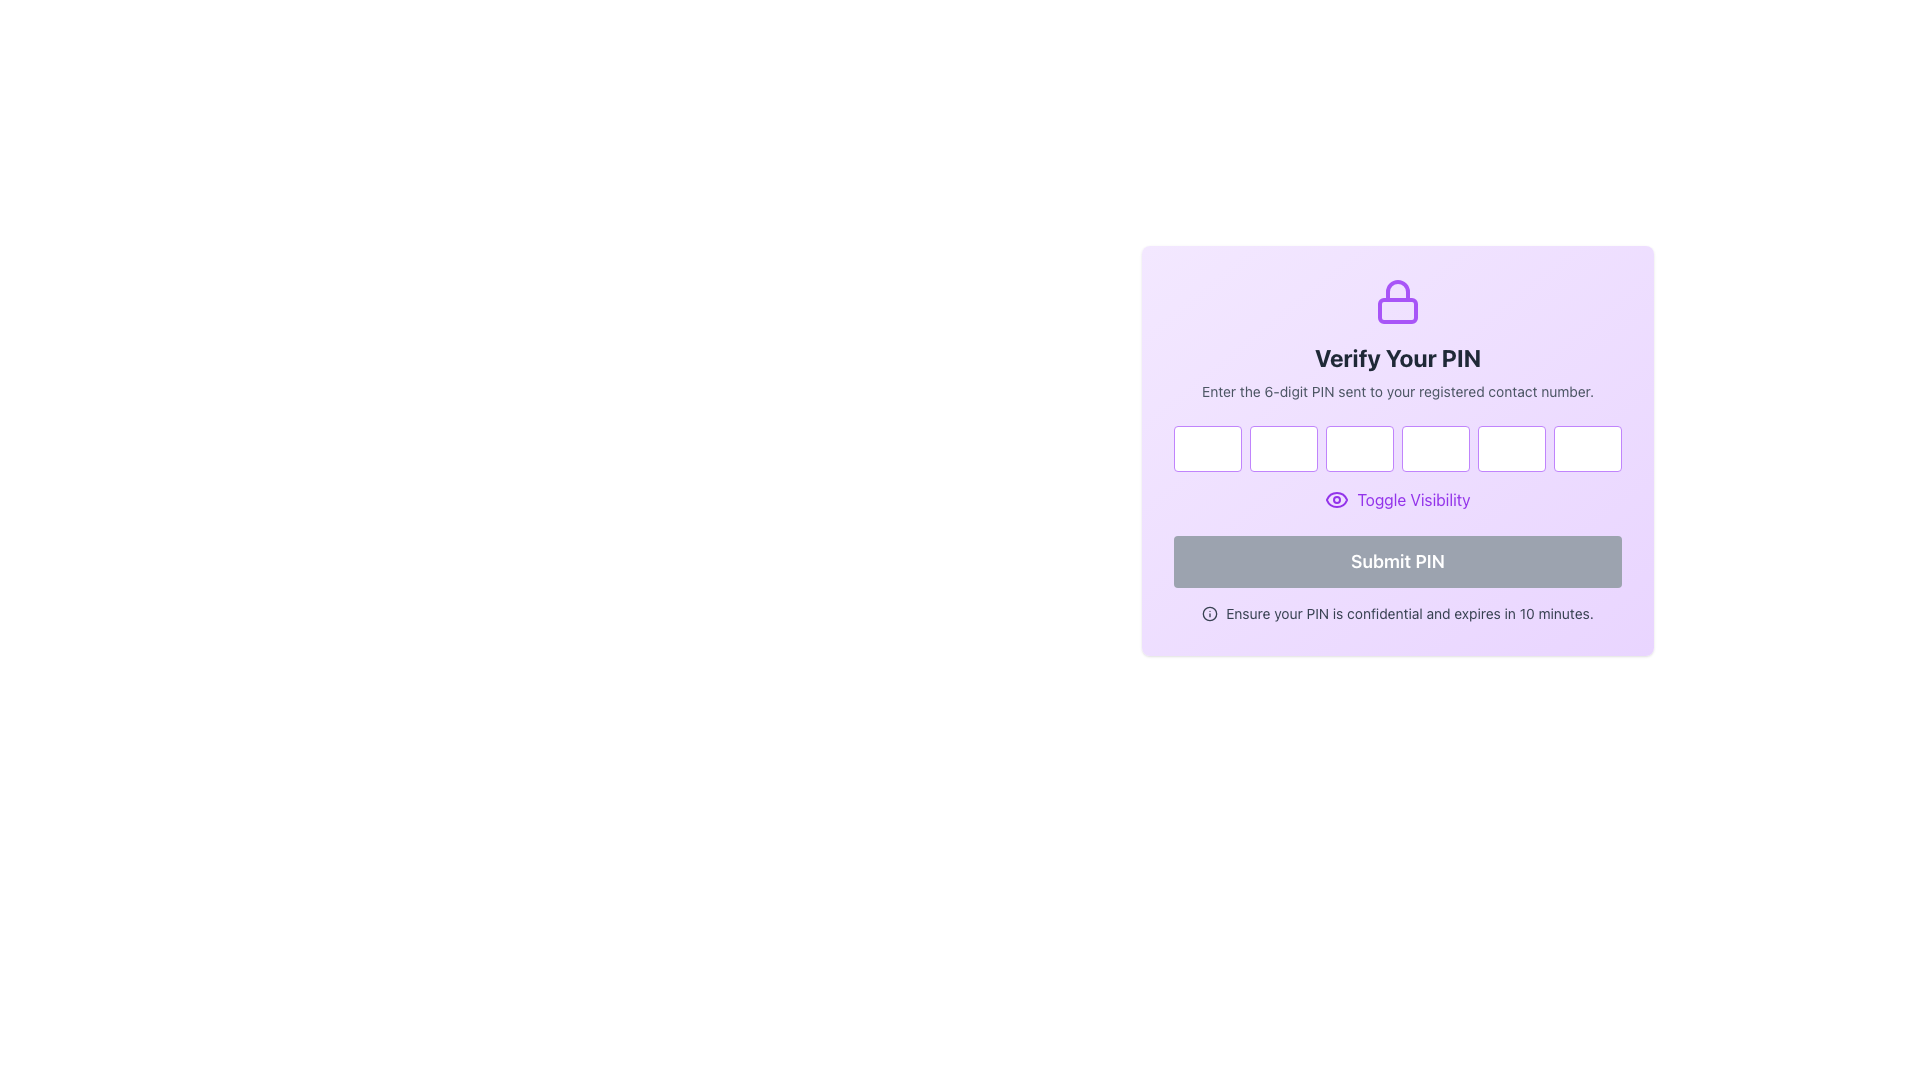  Describe the element at coordinates (1283, 447) in the screenshot. I see `the second Password Input Box, which has a rounded border and purple outline, to focus it` at that location.